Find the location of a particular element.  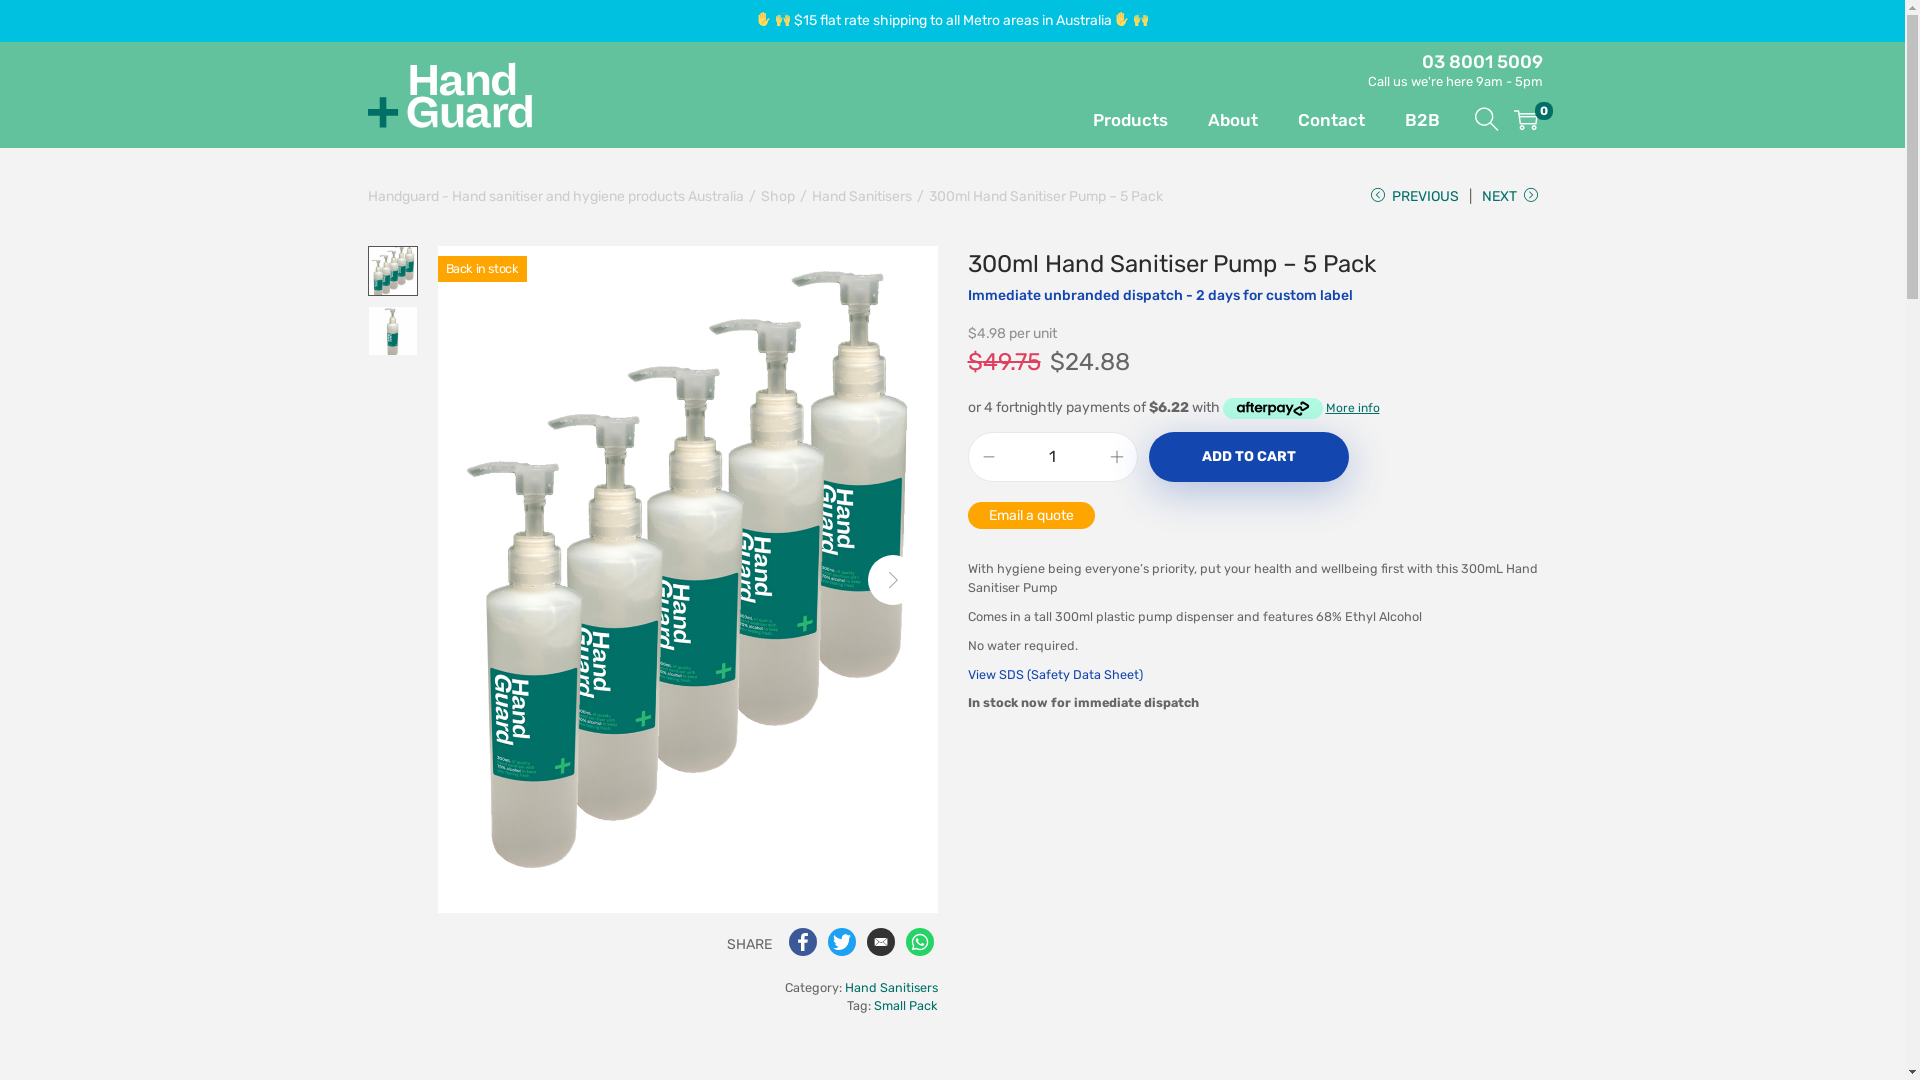

'PREVIOUS' is located at coordinates (1413, 204).